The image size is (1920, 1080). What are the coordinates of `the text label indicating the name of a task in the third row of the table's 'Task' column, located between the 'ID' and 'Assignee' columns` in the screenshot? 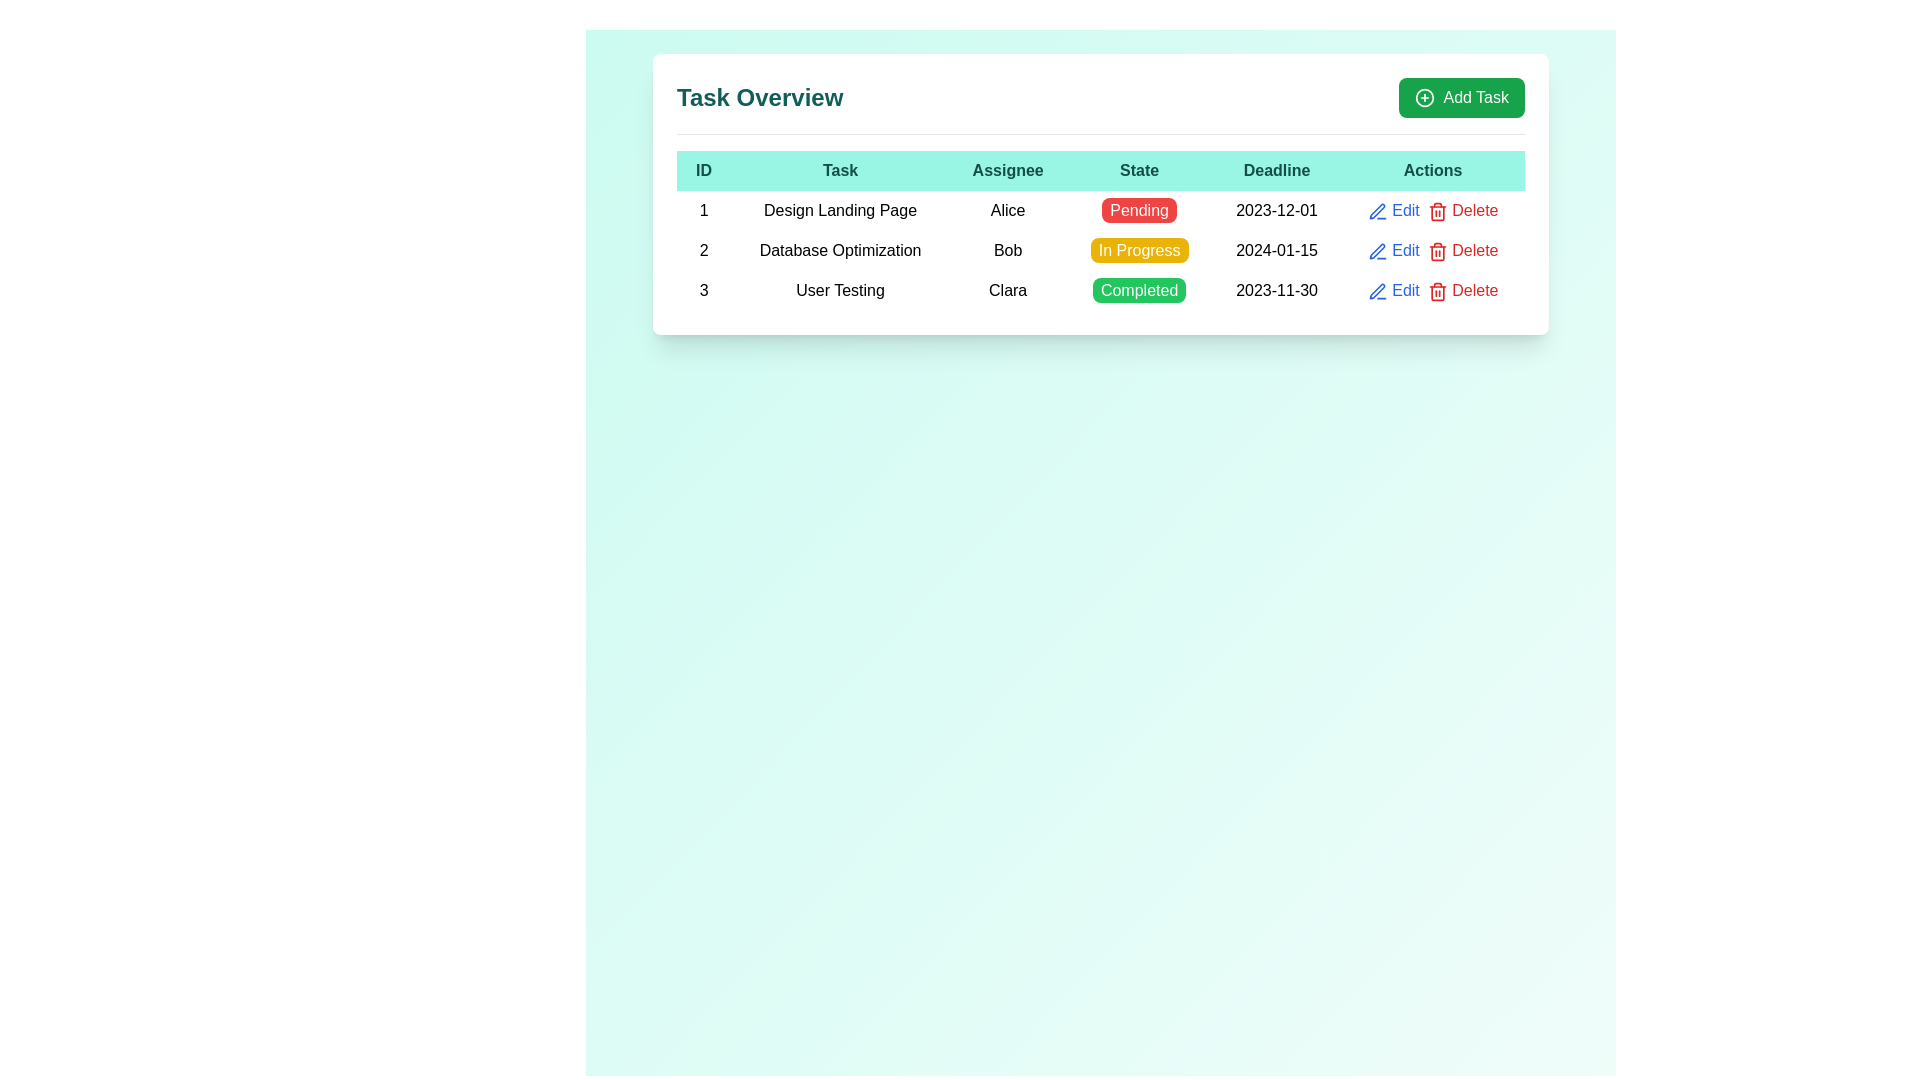 It's located at (840, 290).